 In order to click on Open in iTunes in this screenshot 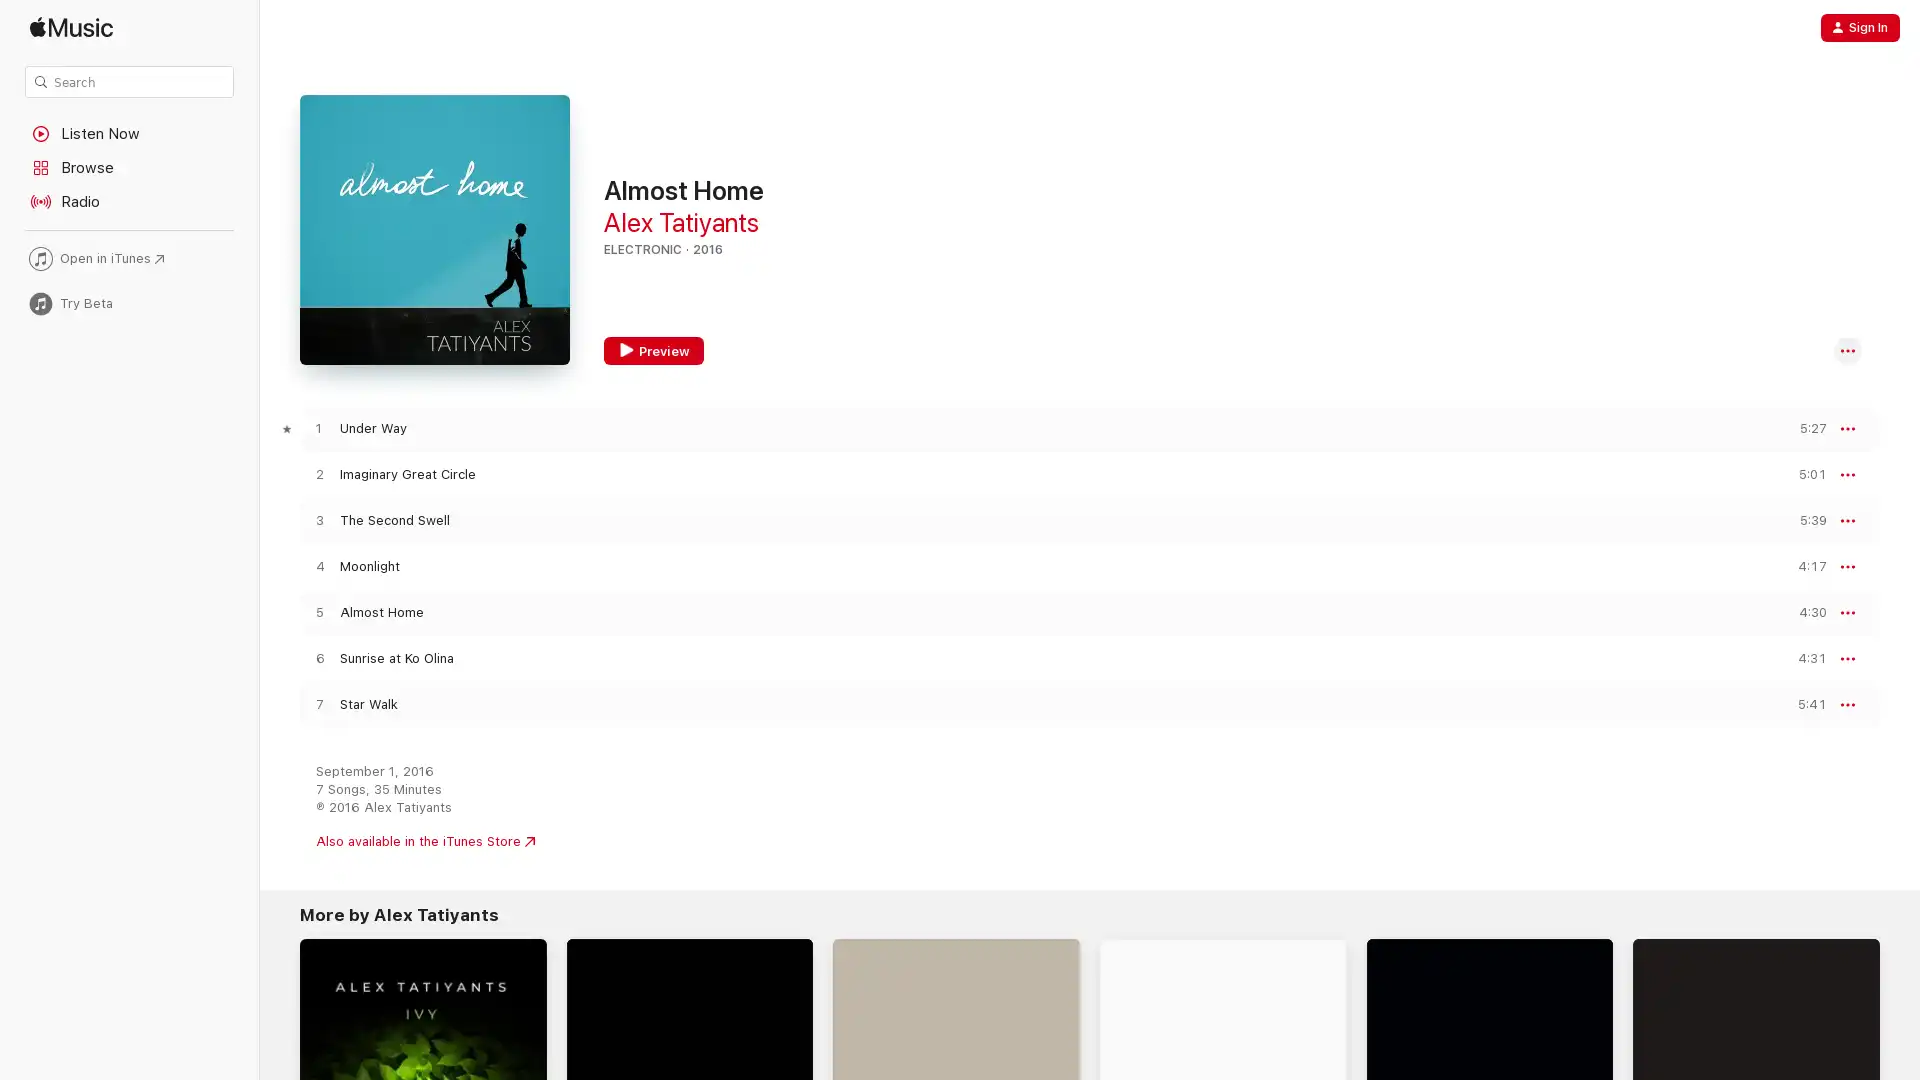, I will do `click(128, 257)`.